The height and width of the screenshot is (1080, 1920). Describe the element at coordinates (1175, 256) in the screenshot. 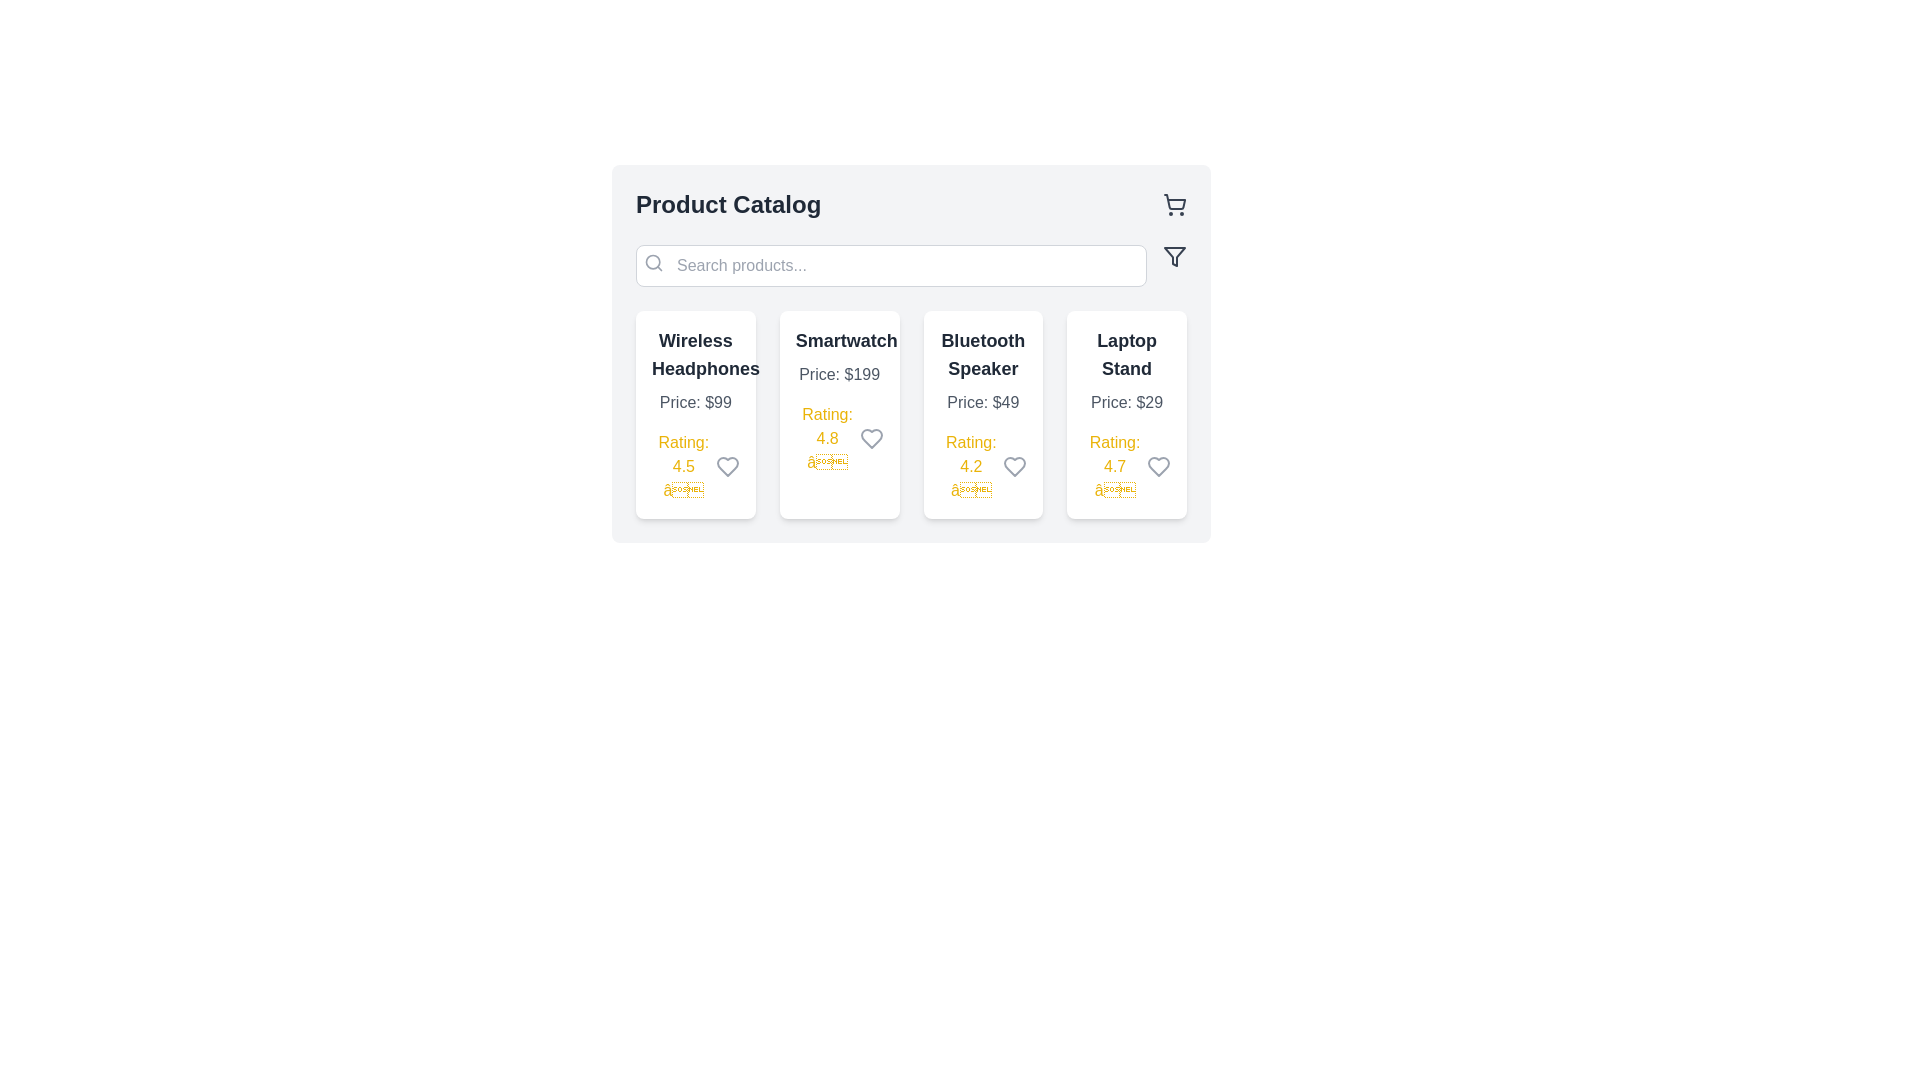

I see `the filter icon located on the right side of the toolbar below 'Product Catalog'` at that location.